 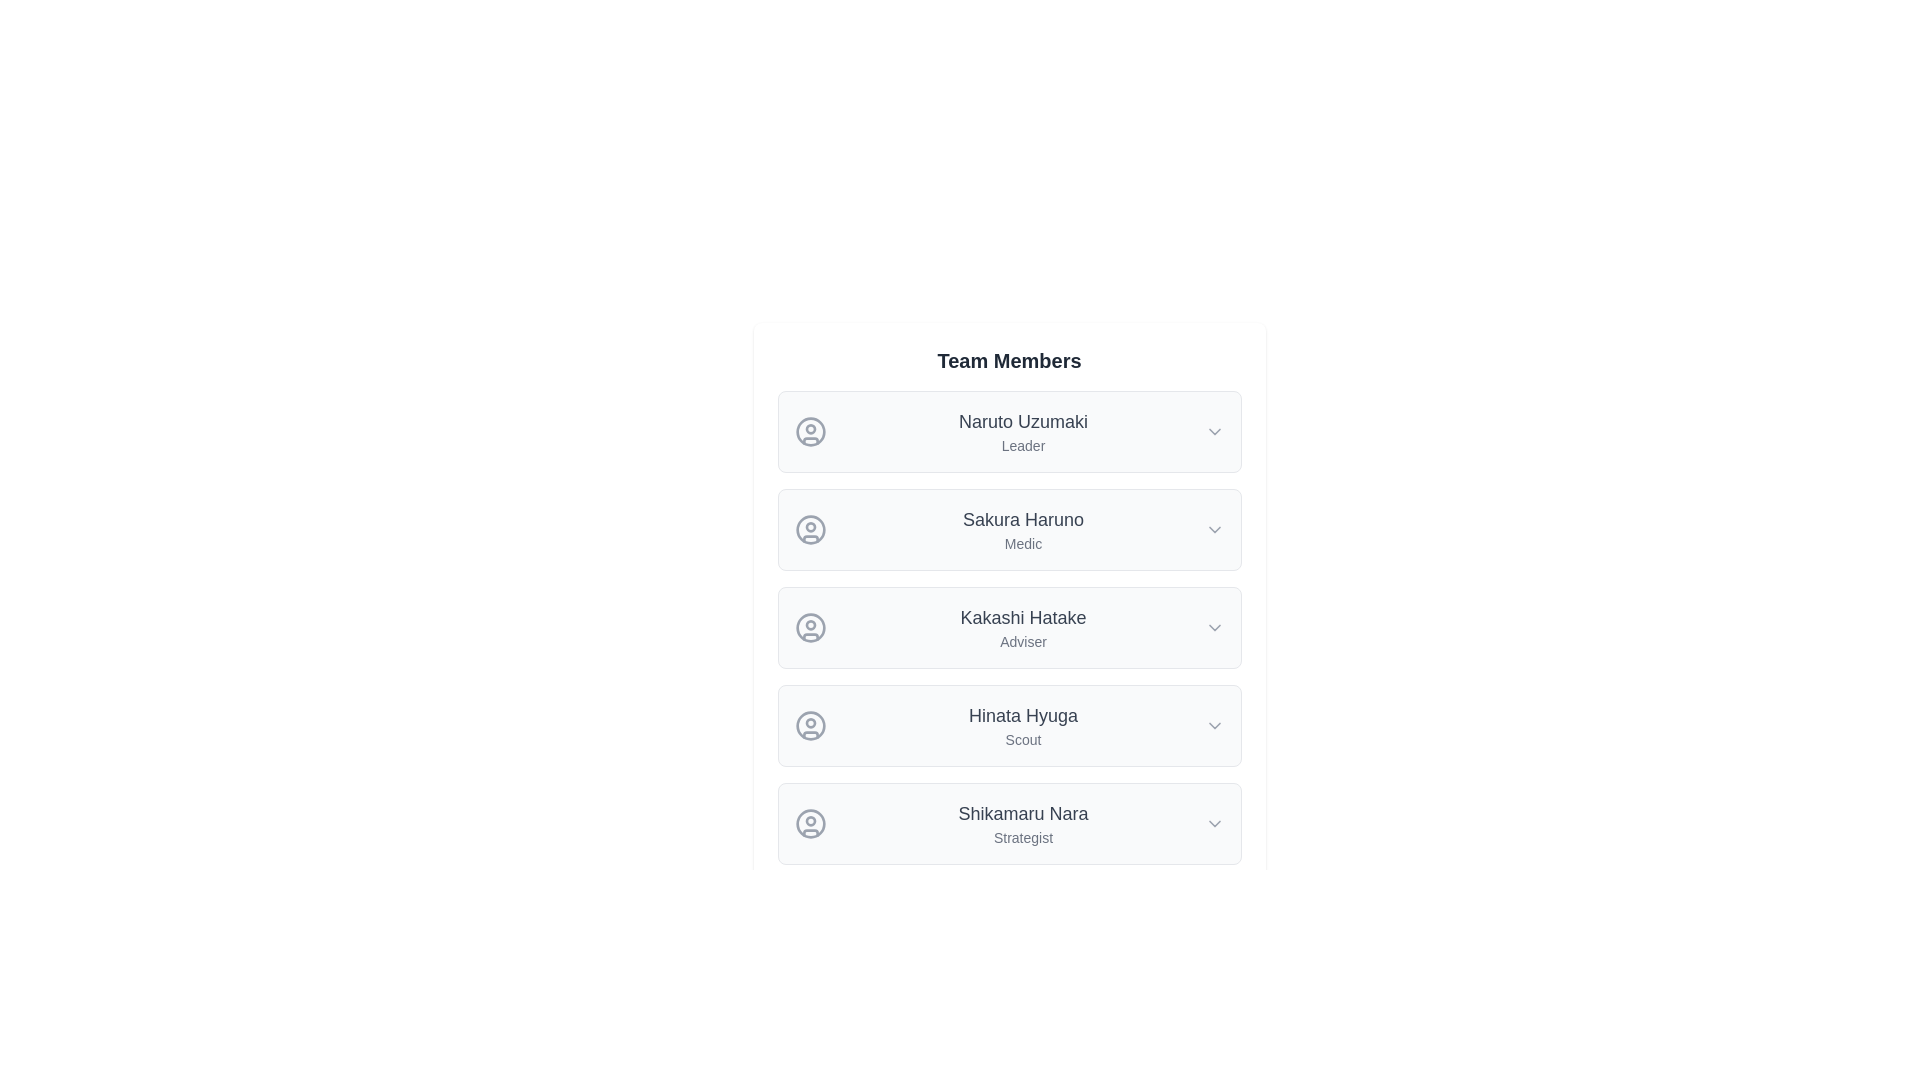 I want to click on the text label displaying 'Medic' that is visually distinct and located below 'Sakura Haruno' in the team member entry, so click(x=1023, y=543).